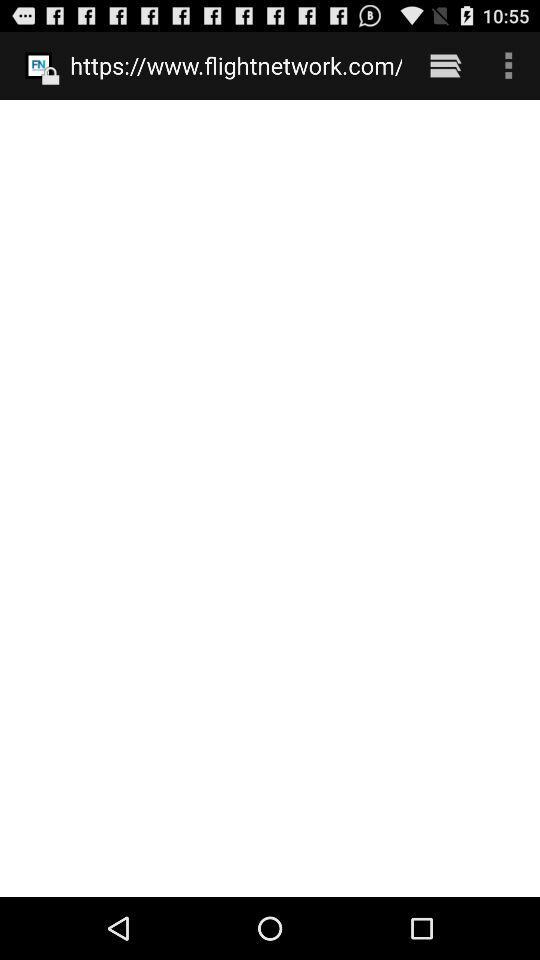 This screenshot has height=960, width=540. I want to click on the icon at the center, so click(270, 497).